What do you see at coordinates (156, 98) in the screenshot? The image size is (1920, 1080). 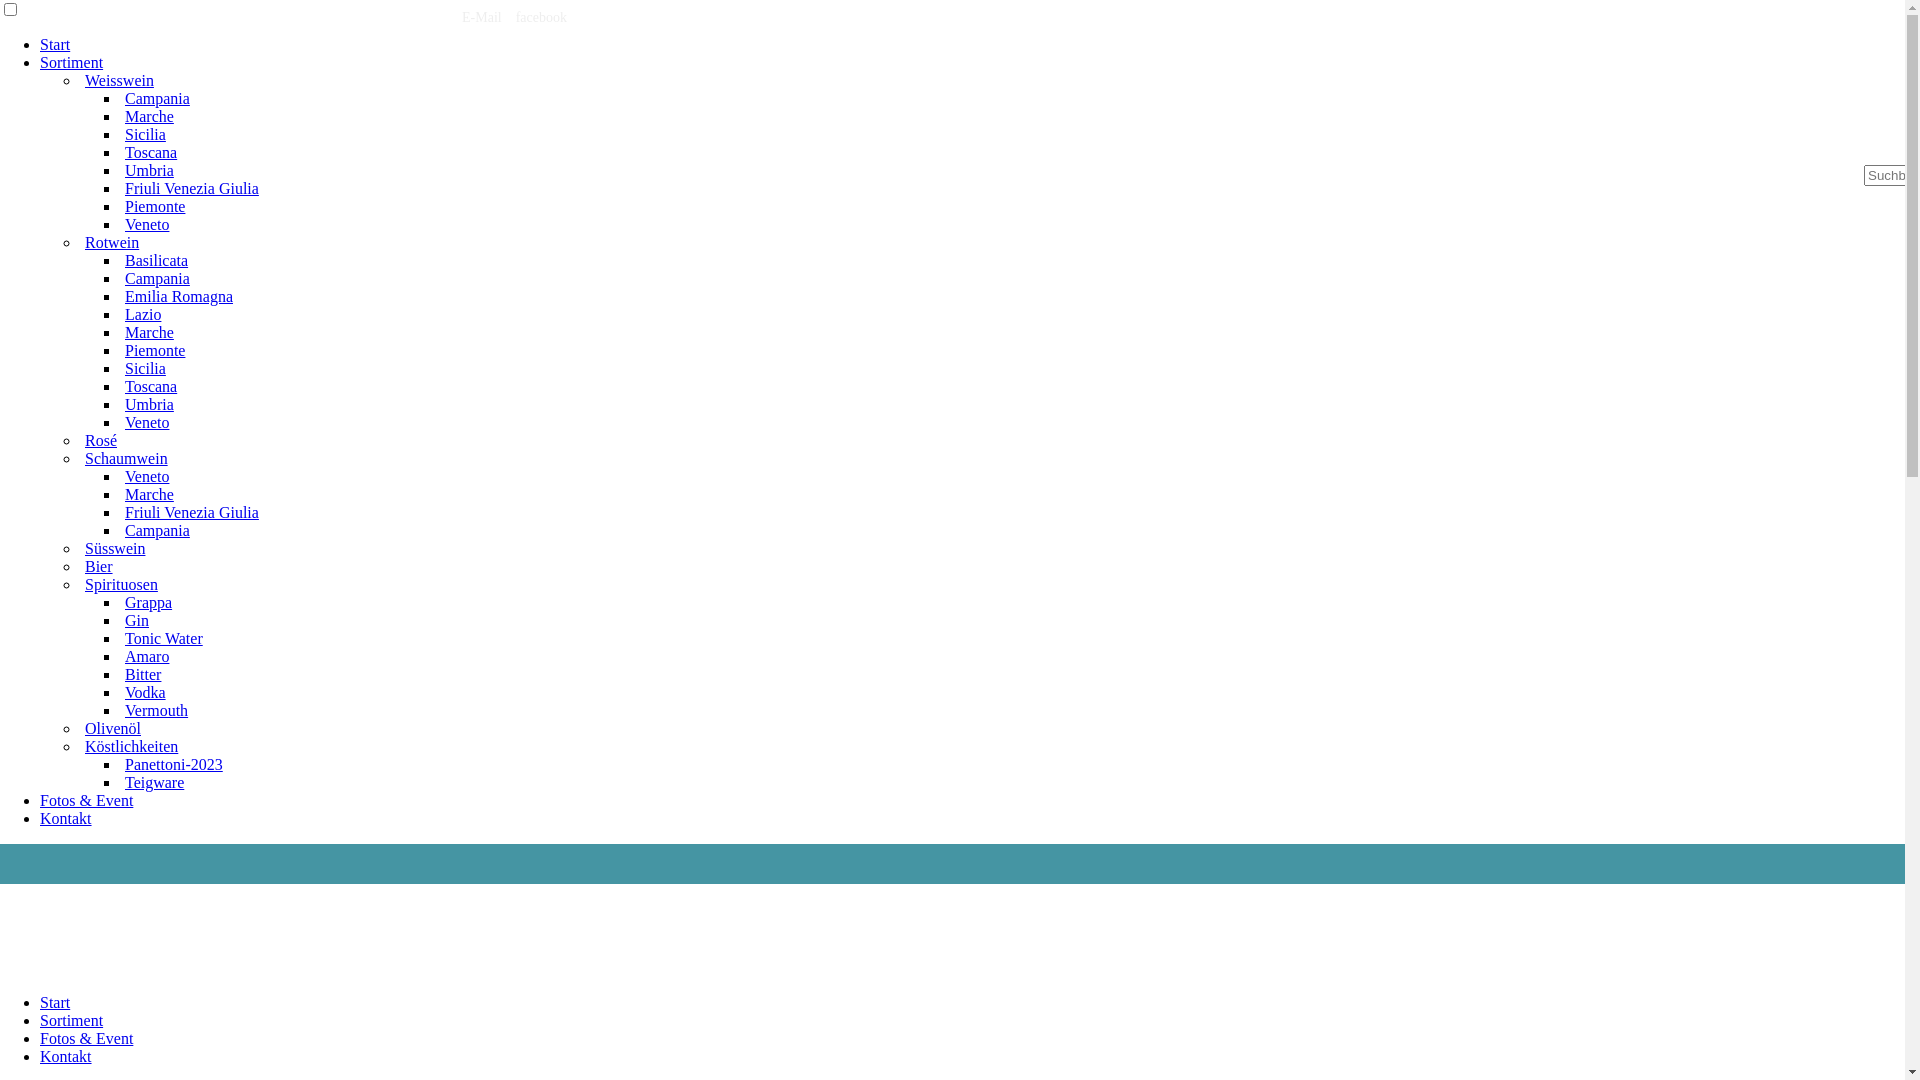 I see `'Campania'` at bounding box center [156, 98].